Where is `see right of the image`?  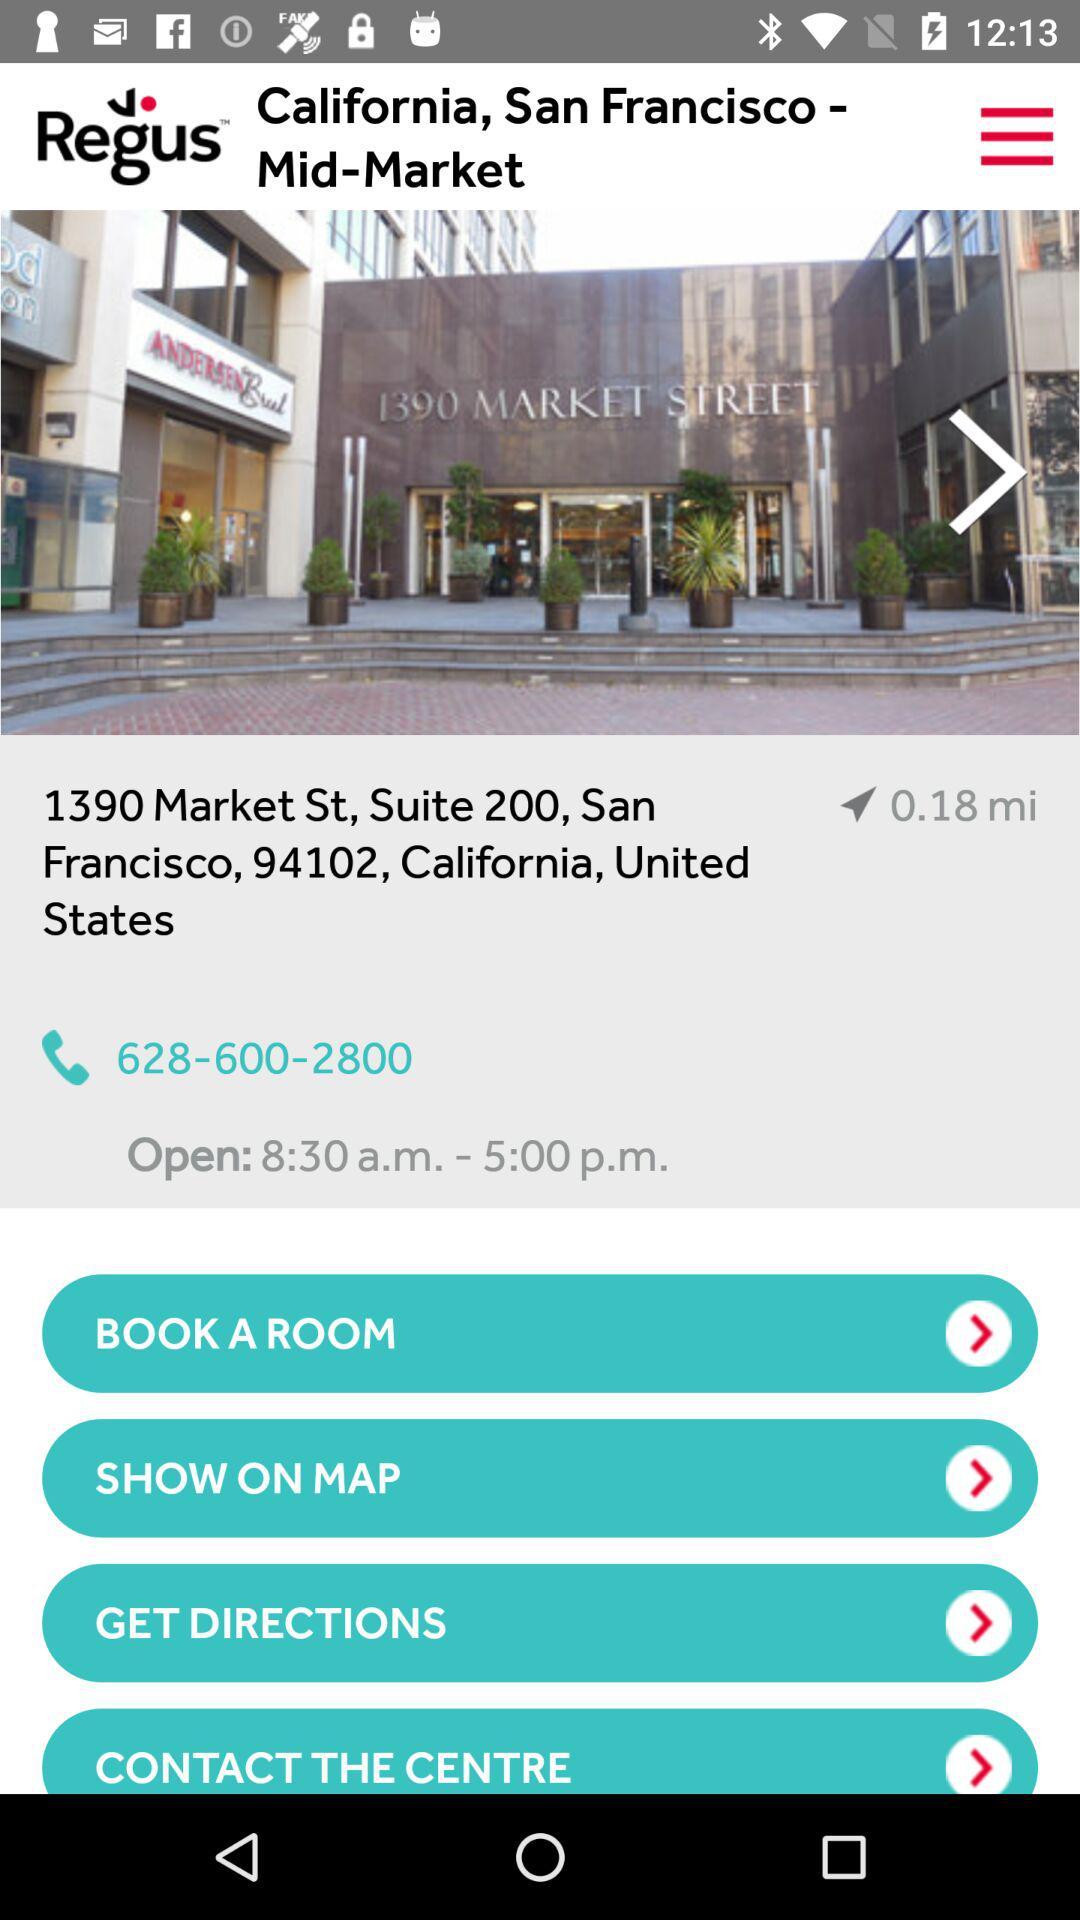
see right of the image is located at coordinates (987, 471).